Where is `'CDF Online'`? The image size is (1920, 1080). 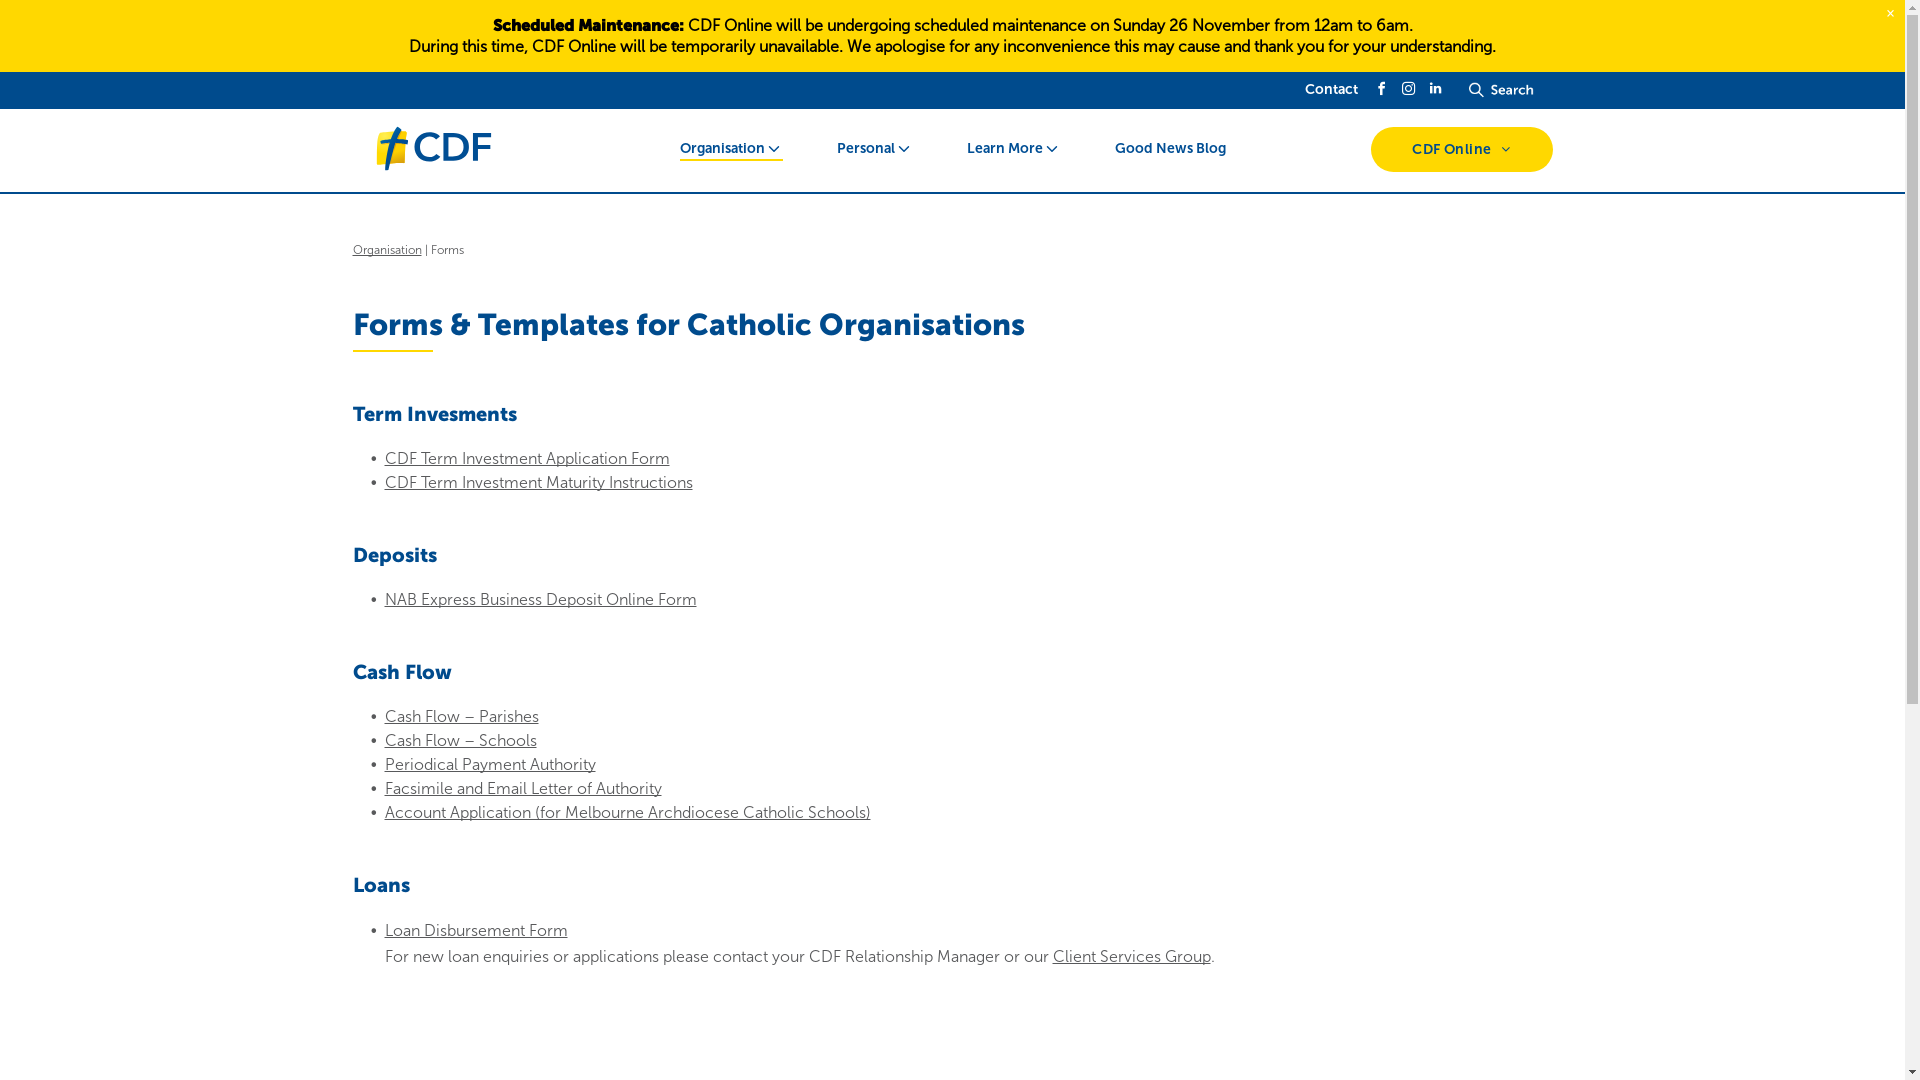 'CDF Online' is located at coordinates (1461, 148).